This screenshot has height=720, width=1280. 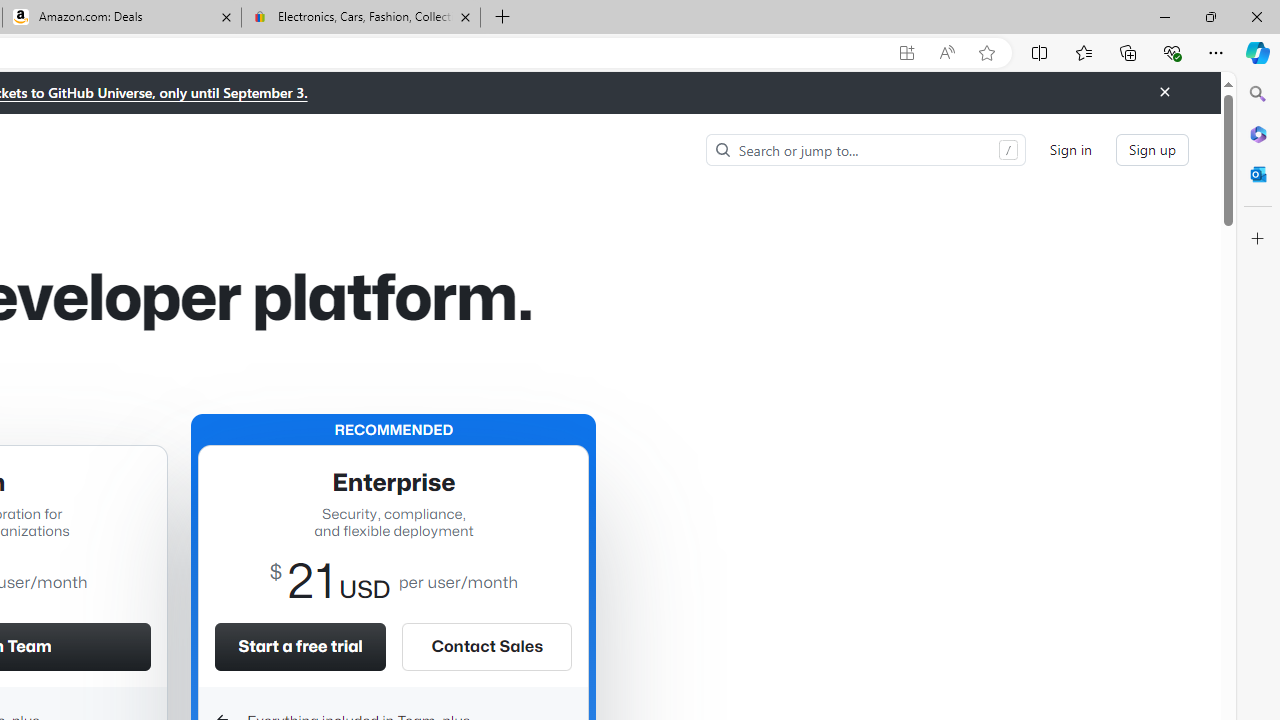 What do you see at coordinates (299, 646) in the screenshot?
I see `'Start a free trial'` at bounding box center [299, 646].